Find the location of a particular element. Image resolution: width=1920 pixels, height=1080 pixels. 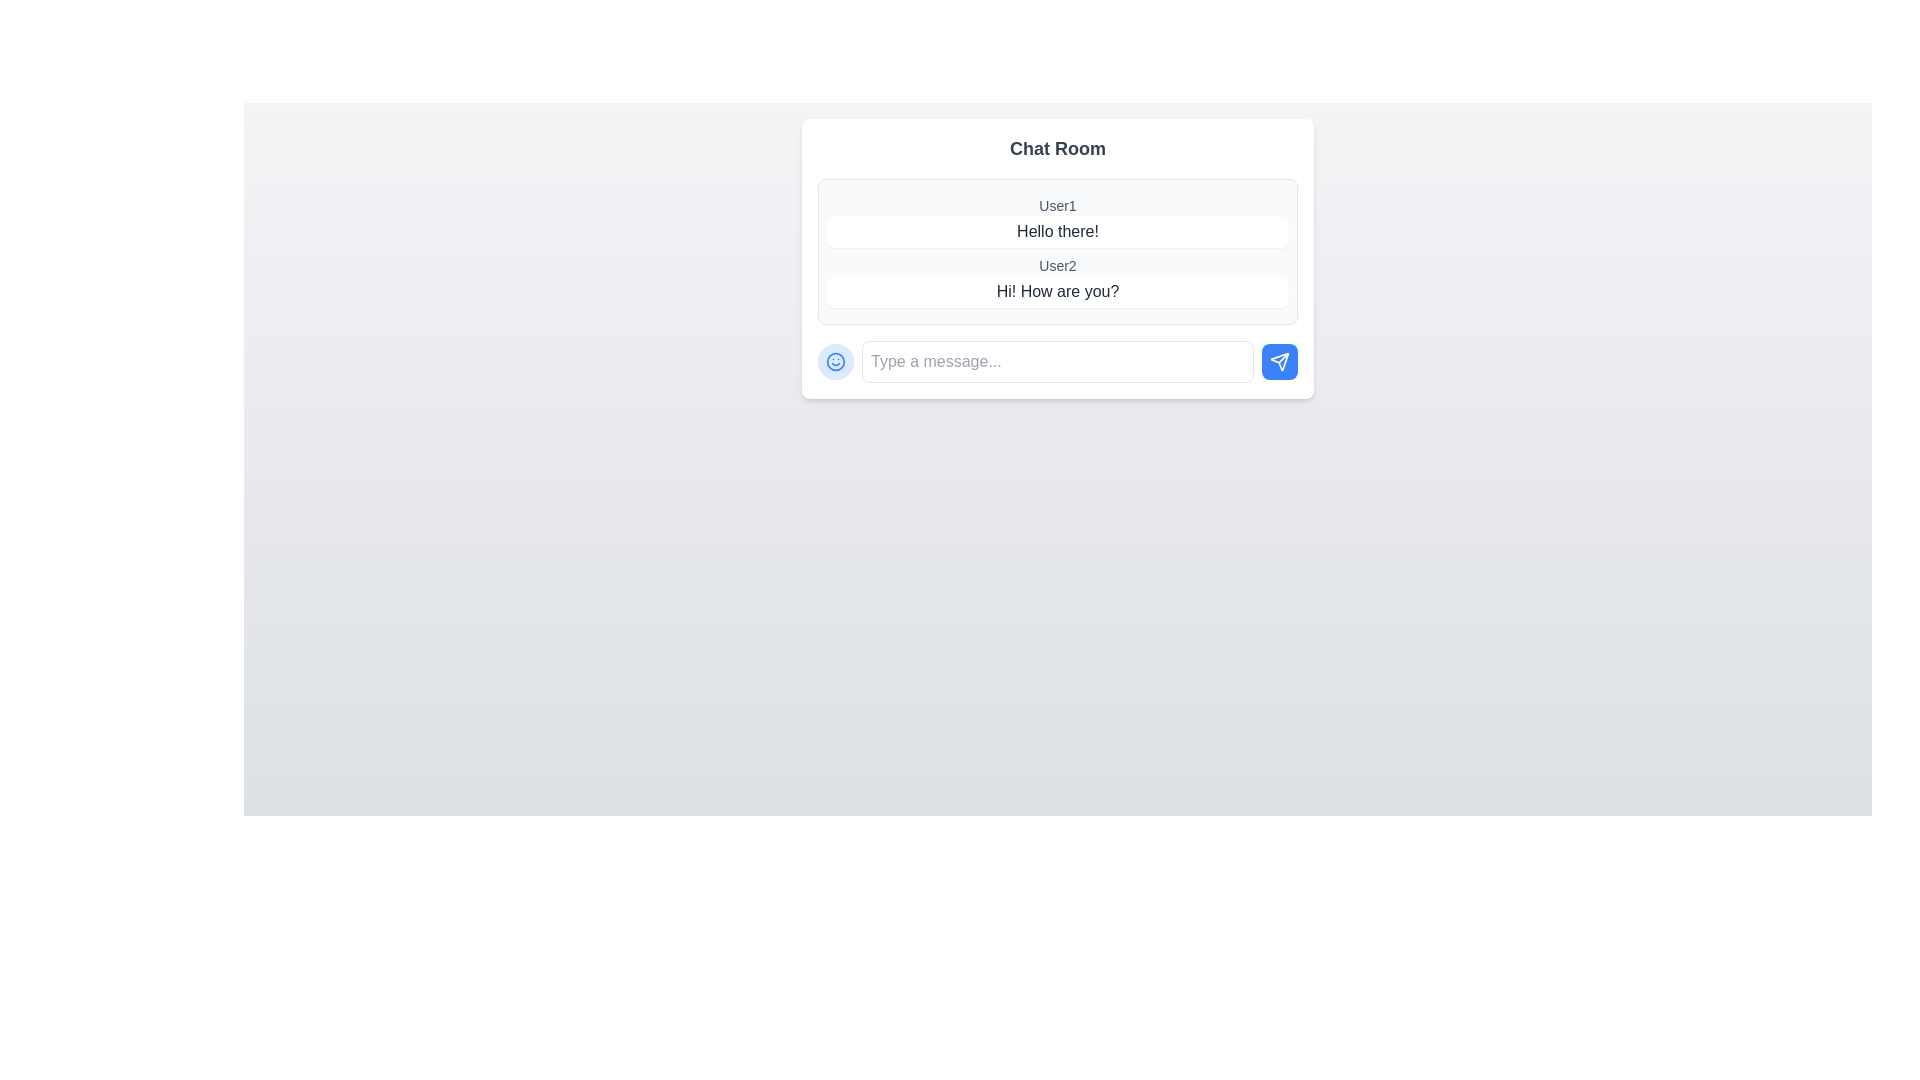

the decorative vector graphic within the send button located at the bottom-right corner of the chat interface is located at coordinates (1283, 357).